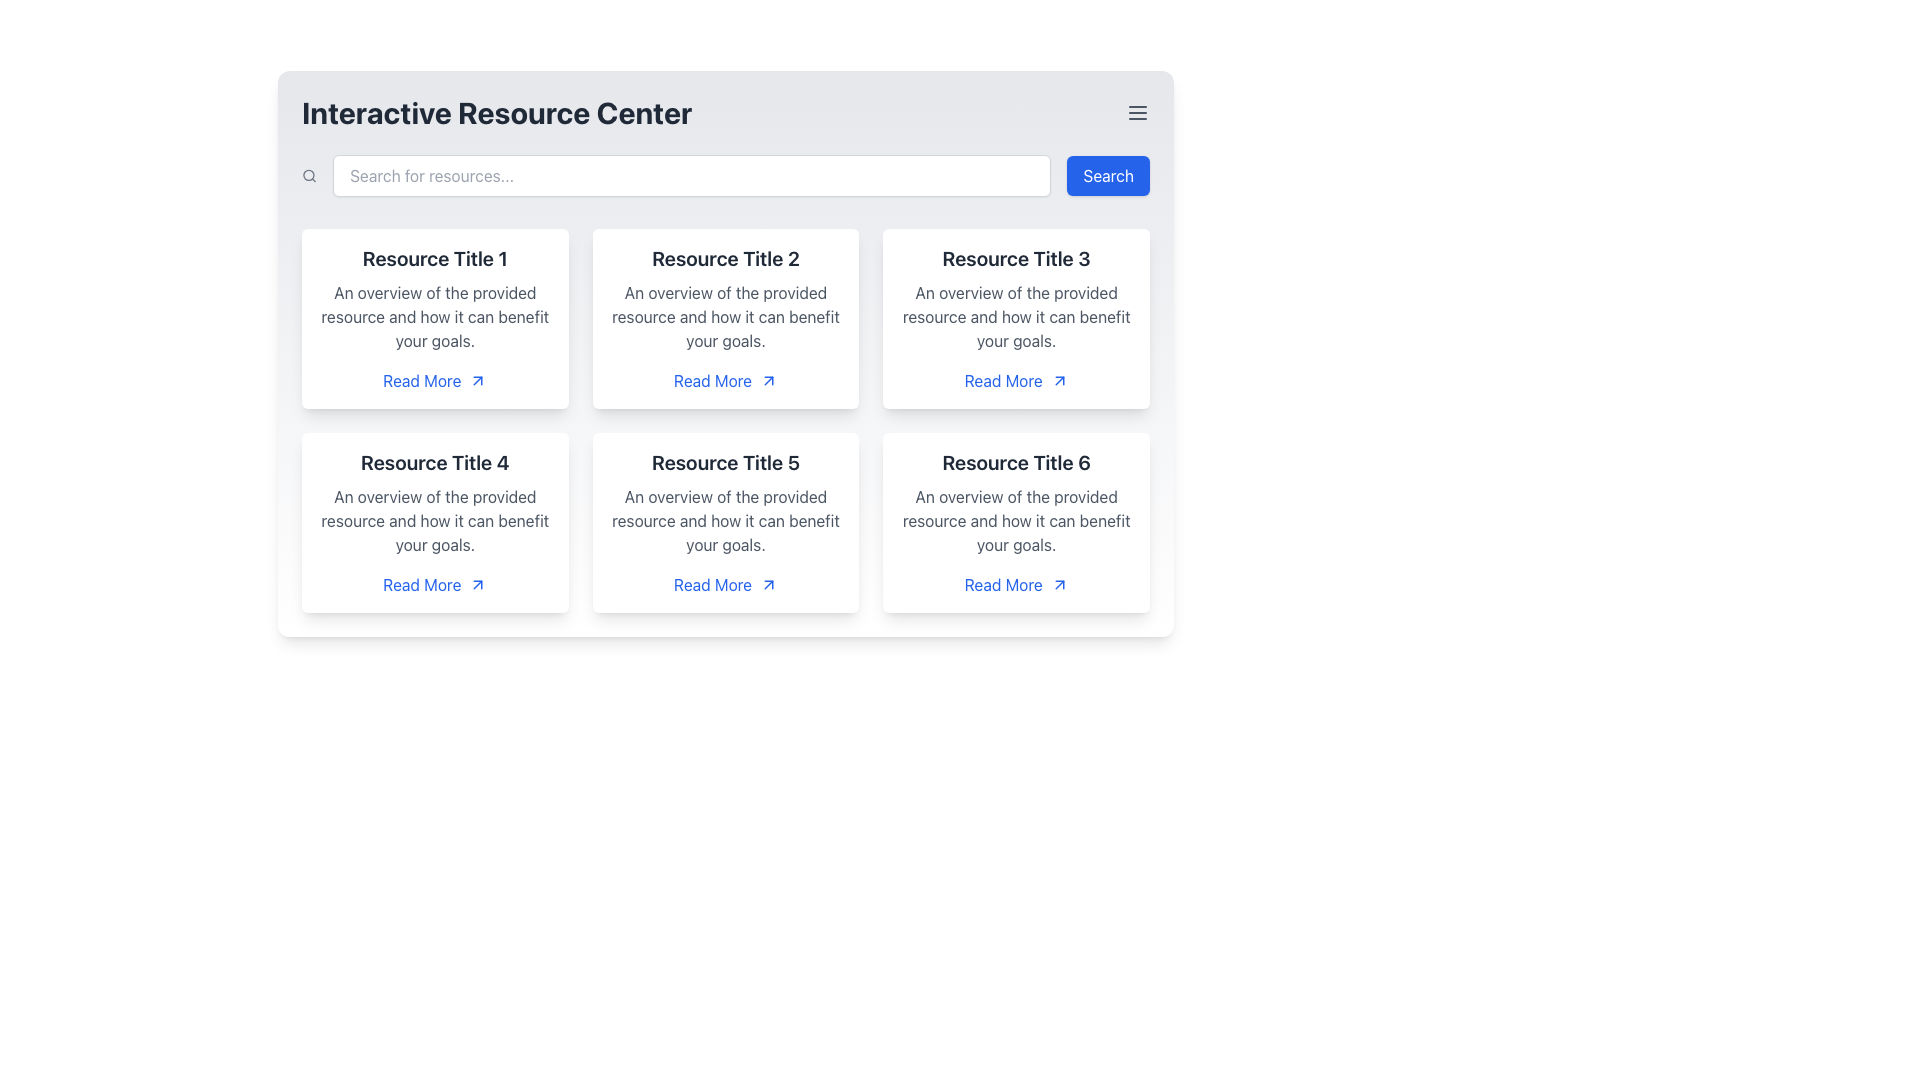 The width and height of the screenshot is (1920, 1080). What do you see at coordinates (724, 585) in the screenshot?
I see `the hyperlink with an embedded icon located in the card titled 'Resource Title 5' at the bottom-right corner` at bounding box center [724, 585].